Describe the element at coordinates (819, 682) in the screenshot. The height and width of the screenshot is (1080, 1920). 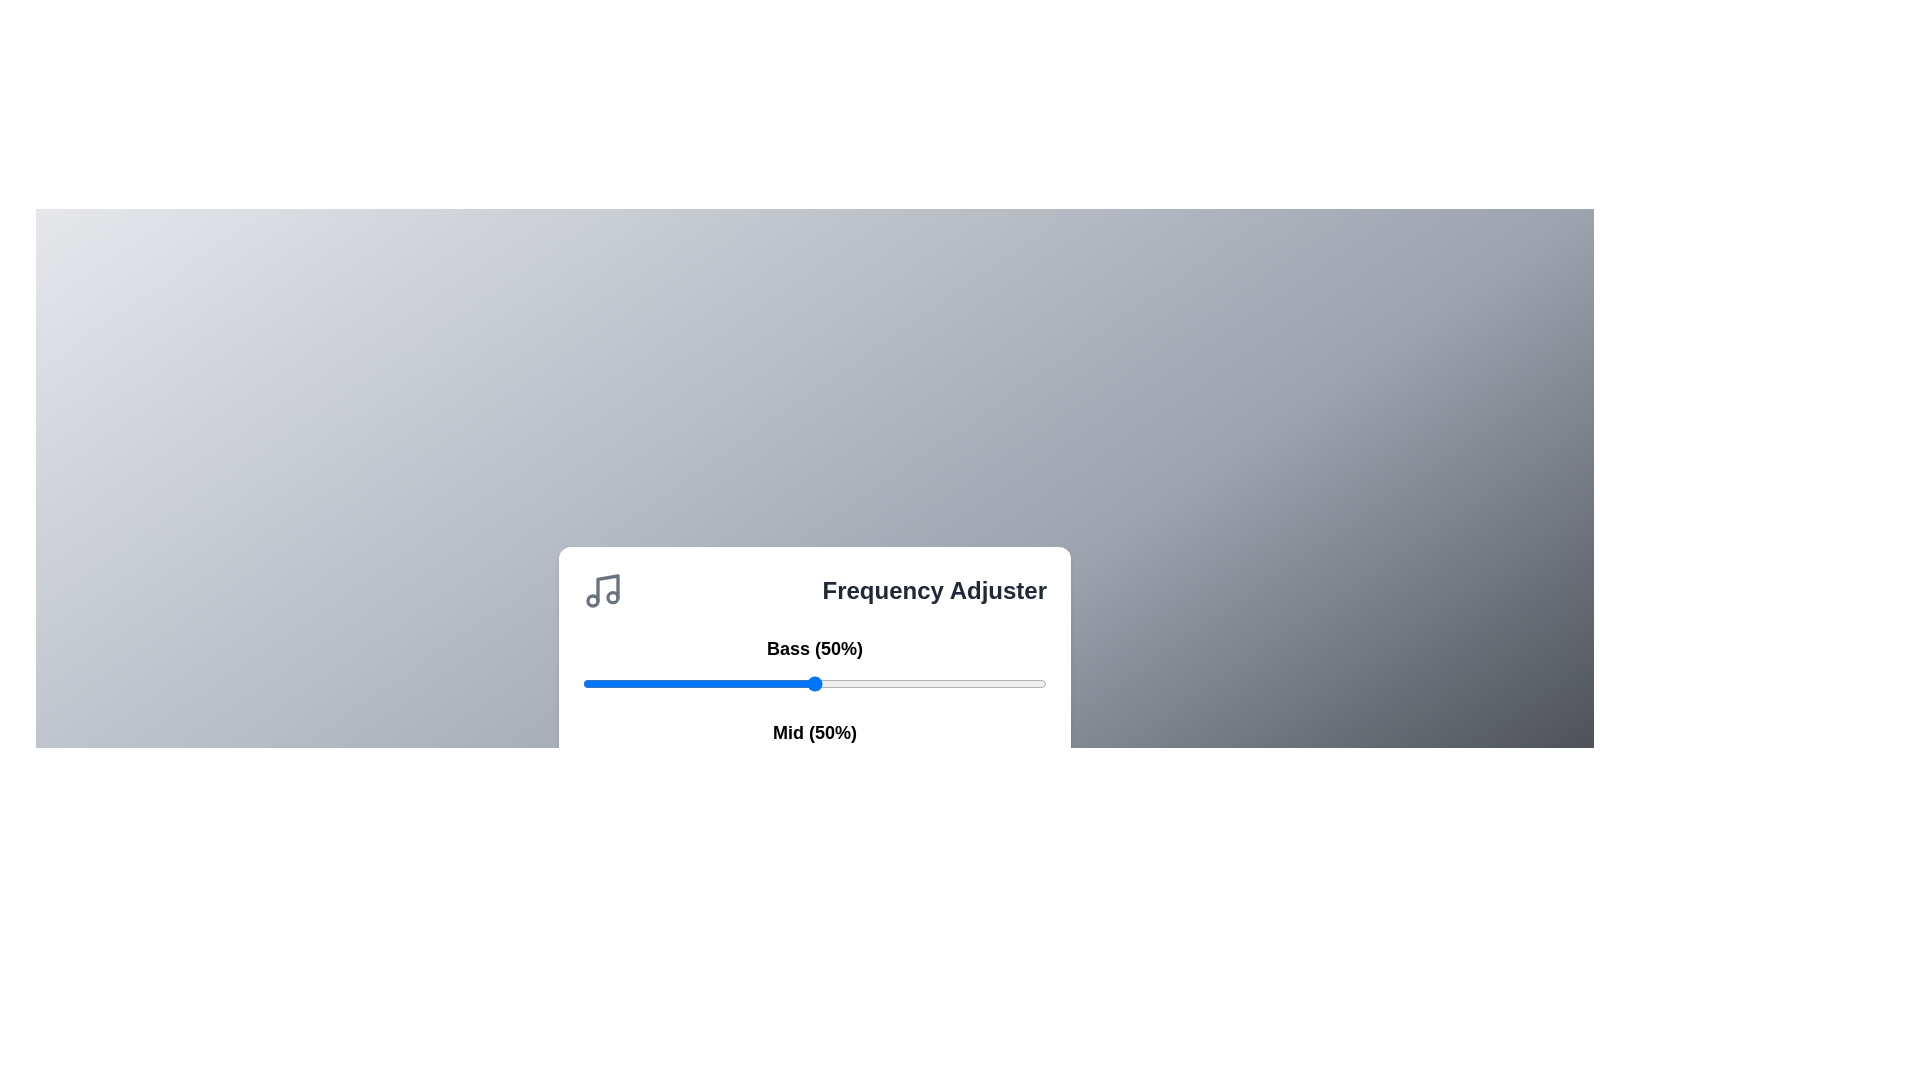
I see `the 0 slider to 1%` at that location.